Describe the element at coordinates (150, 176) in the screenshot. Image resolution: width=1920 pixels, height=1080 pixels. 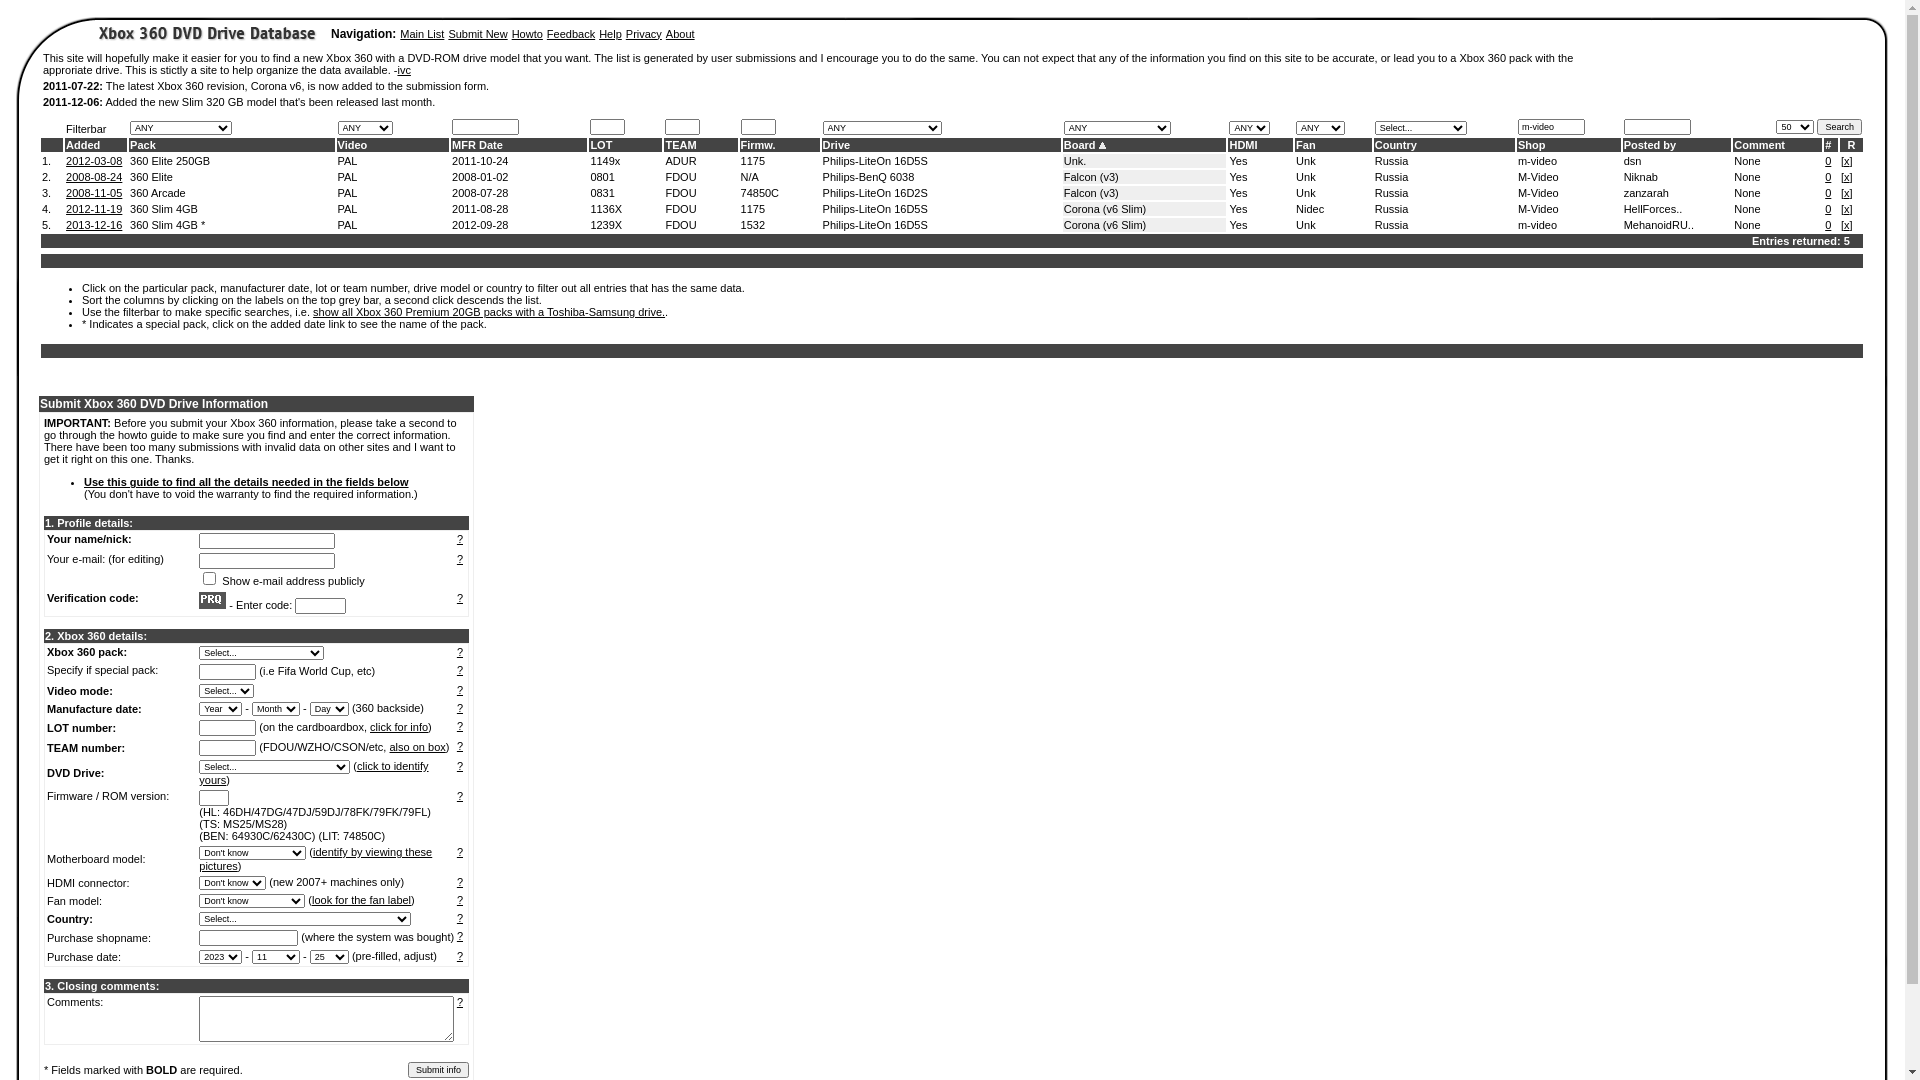
I see `'360 Elite'` at that location.